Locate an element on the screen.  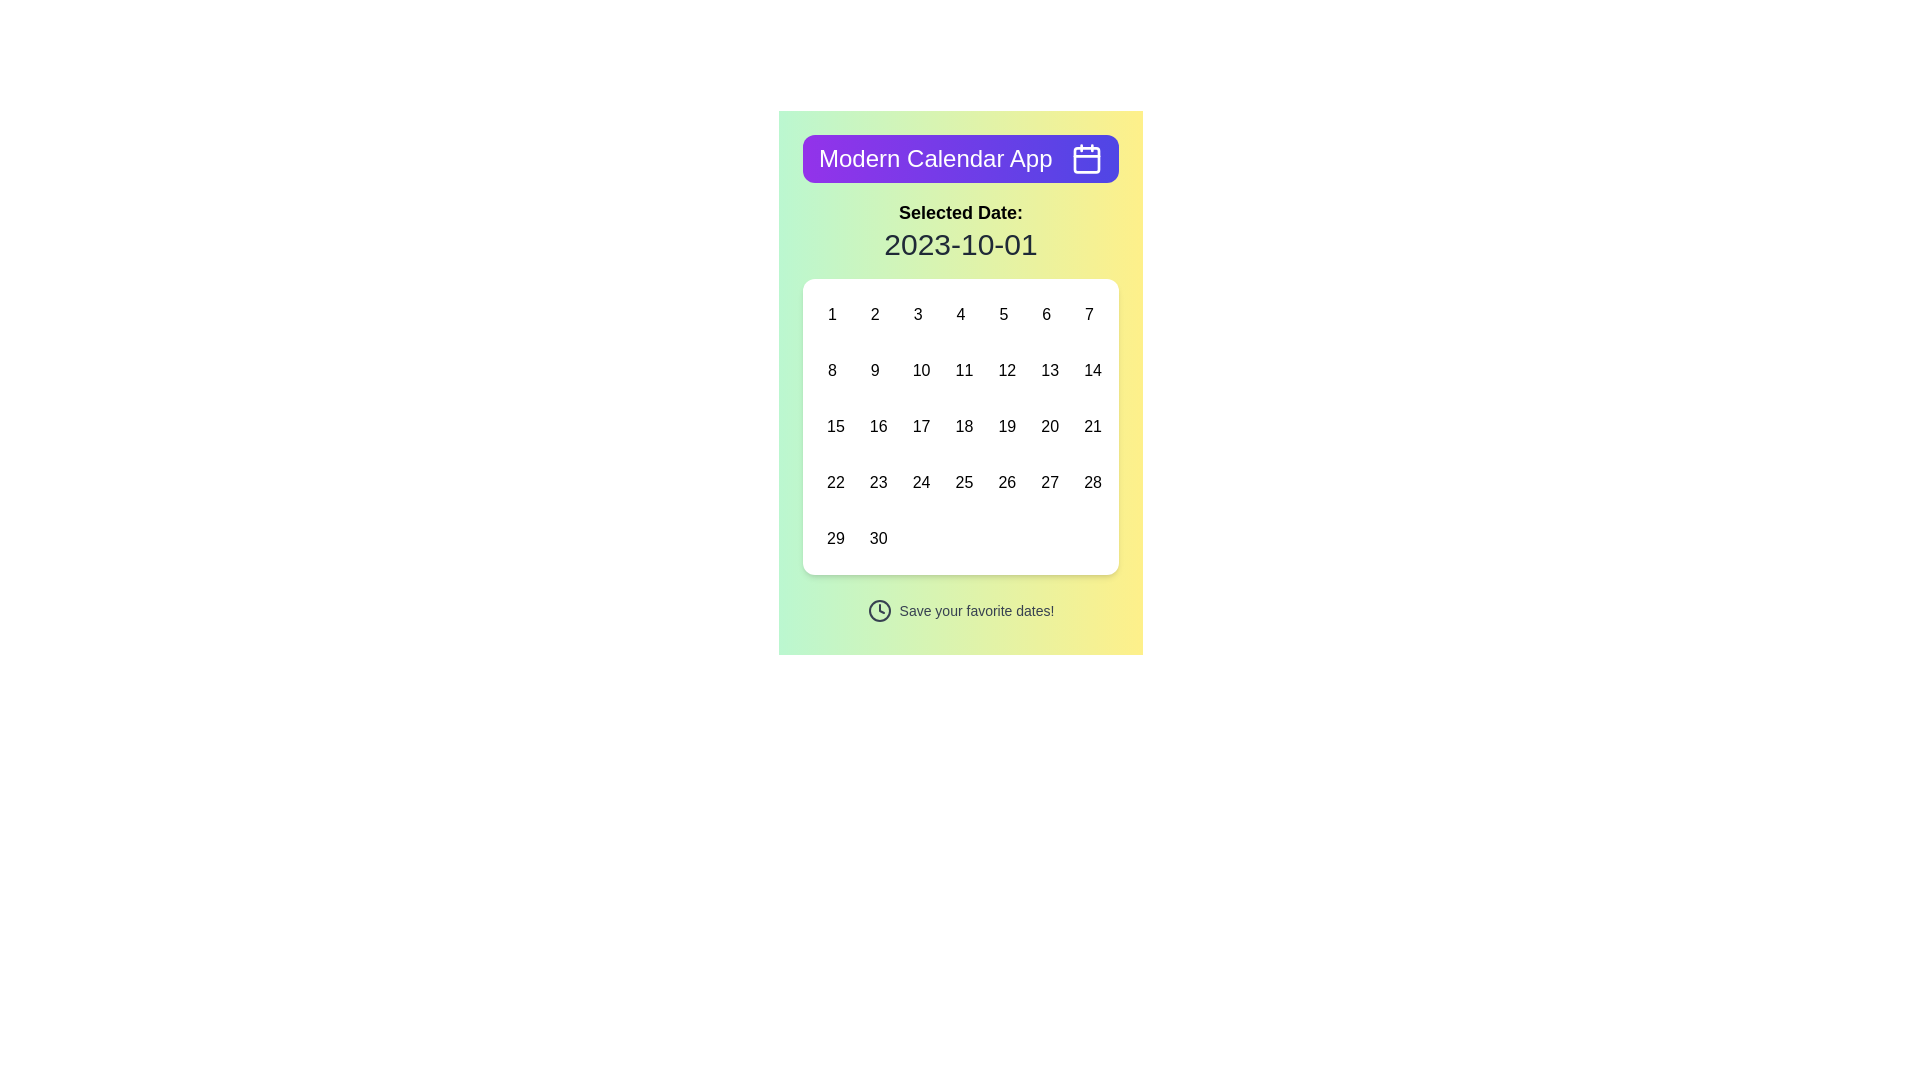
the Header element at the top of the interface, which has gradient styling and serves as the title for the application is located at coordinates (960, 157).